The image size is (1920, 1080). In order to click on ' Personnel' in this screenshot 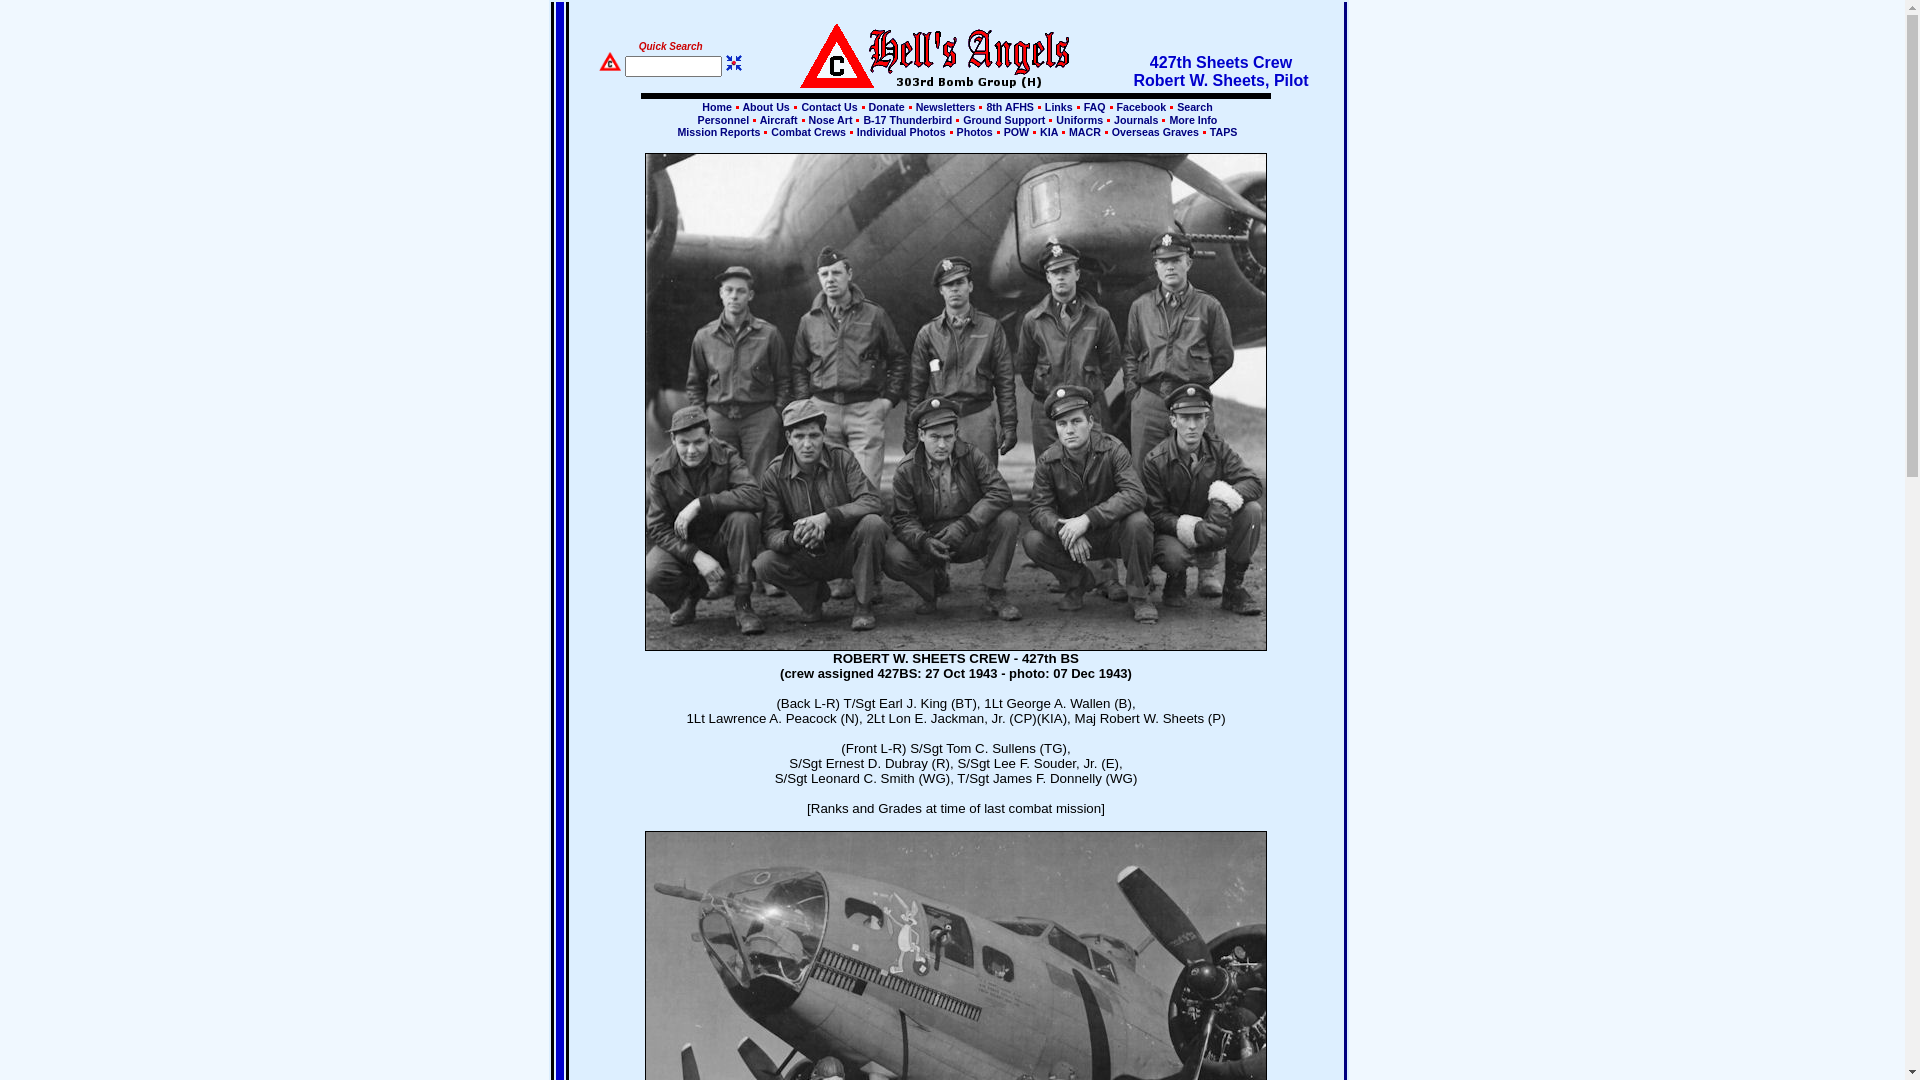, I will do `click(722, 119)`.